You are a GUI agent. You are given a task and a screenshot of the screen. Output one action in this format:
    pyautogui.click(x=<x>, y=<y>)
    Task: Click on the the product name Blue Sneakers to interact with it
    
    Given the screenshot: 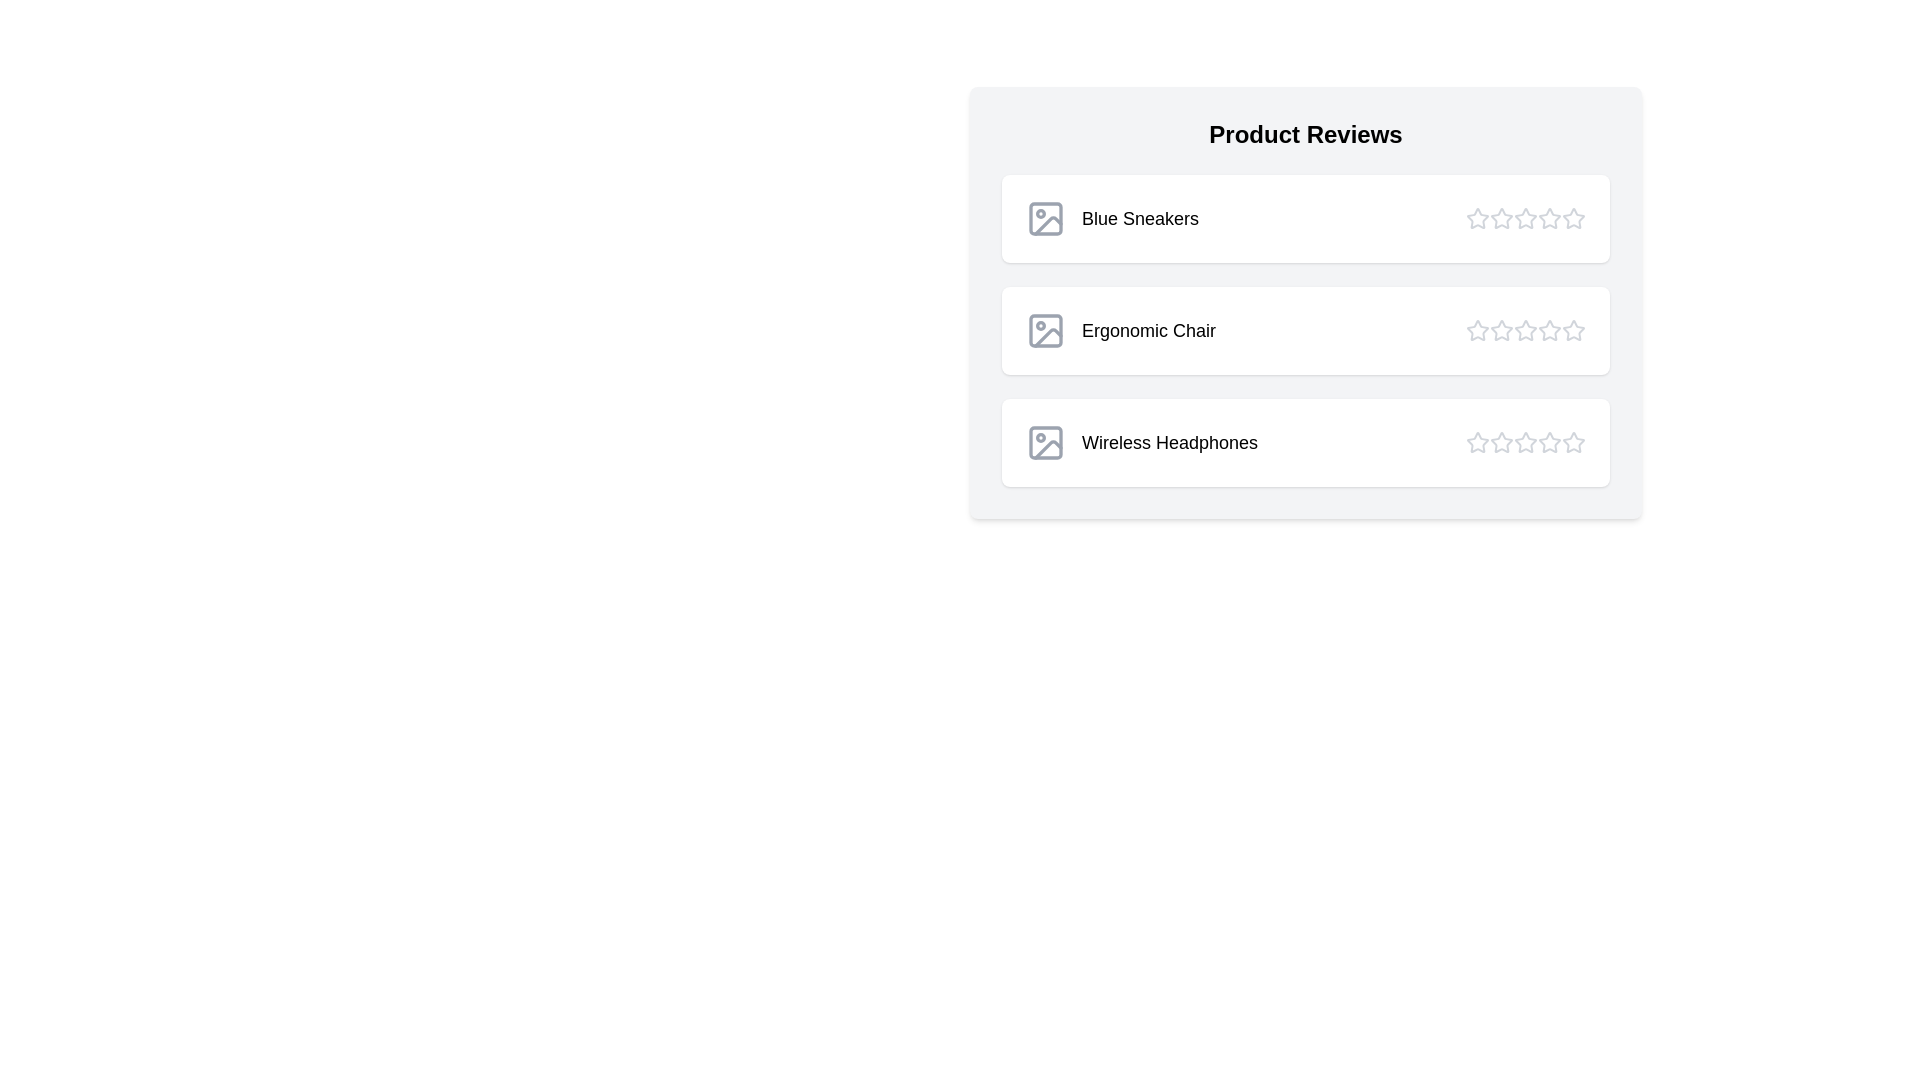 What is the action you would take?
    pyautogui.click(x=1140, y=219)
    